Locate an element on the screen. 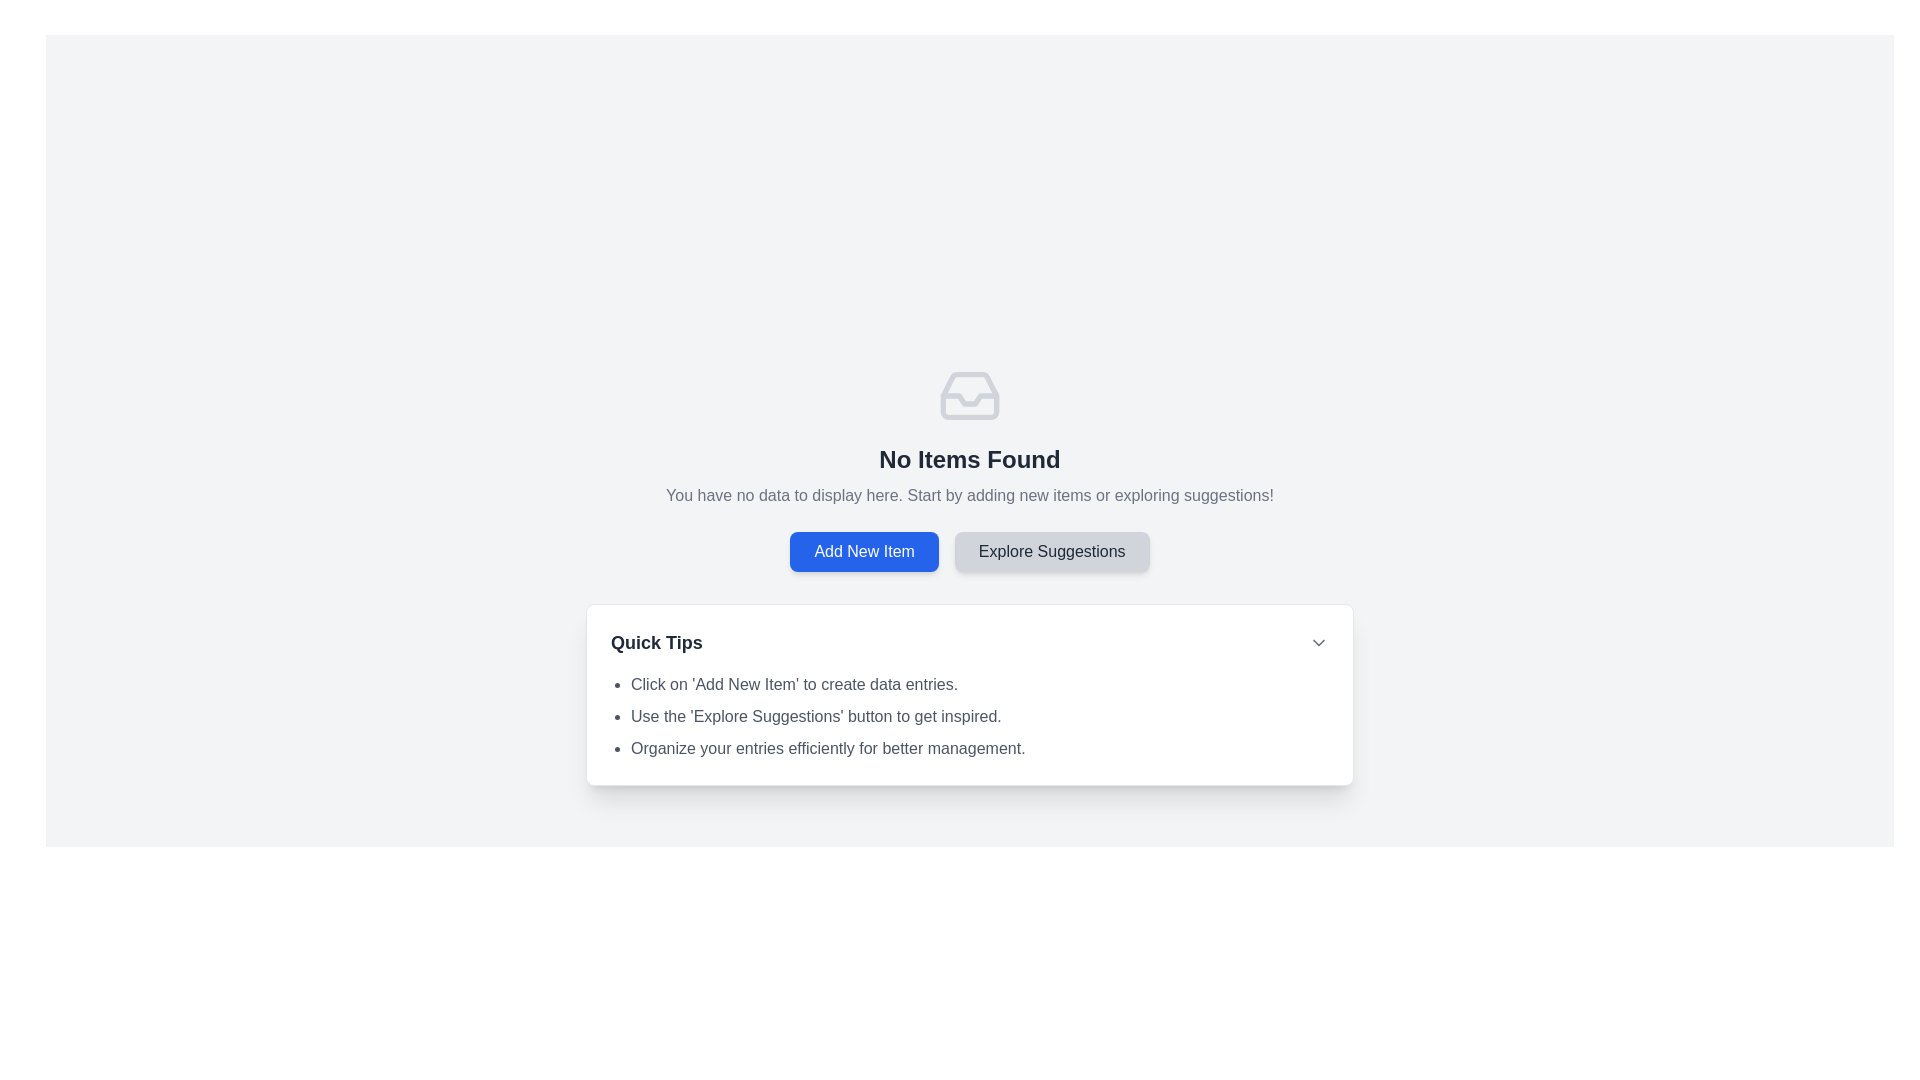 The height and width of the screenshot is (1080, 1920). the downward-facing chevron icon button in the 'Quick Tips' section is located at coordinates (1319, 643).